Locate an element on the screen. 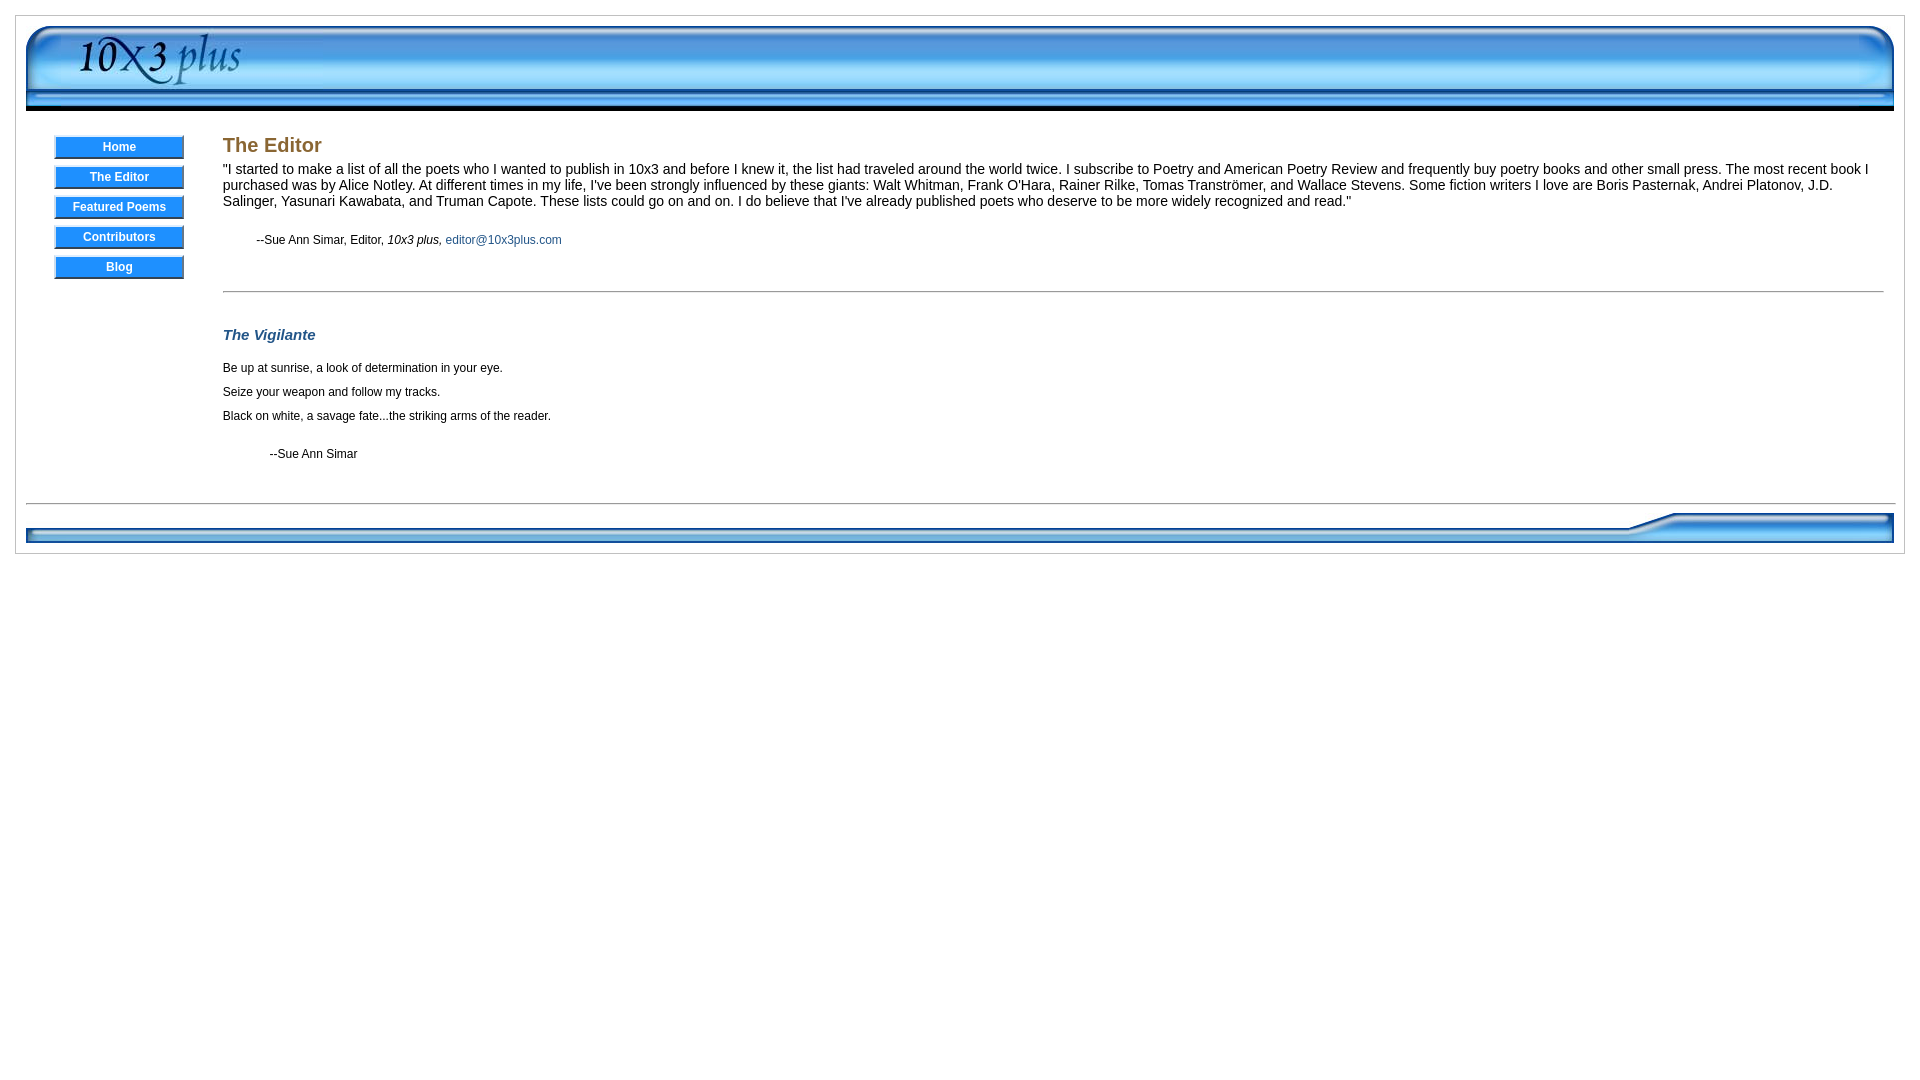 The image size is (1920, 1080). 'Featured Poems' is located at coordinates (118, 207).